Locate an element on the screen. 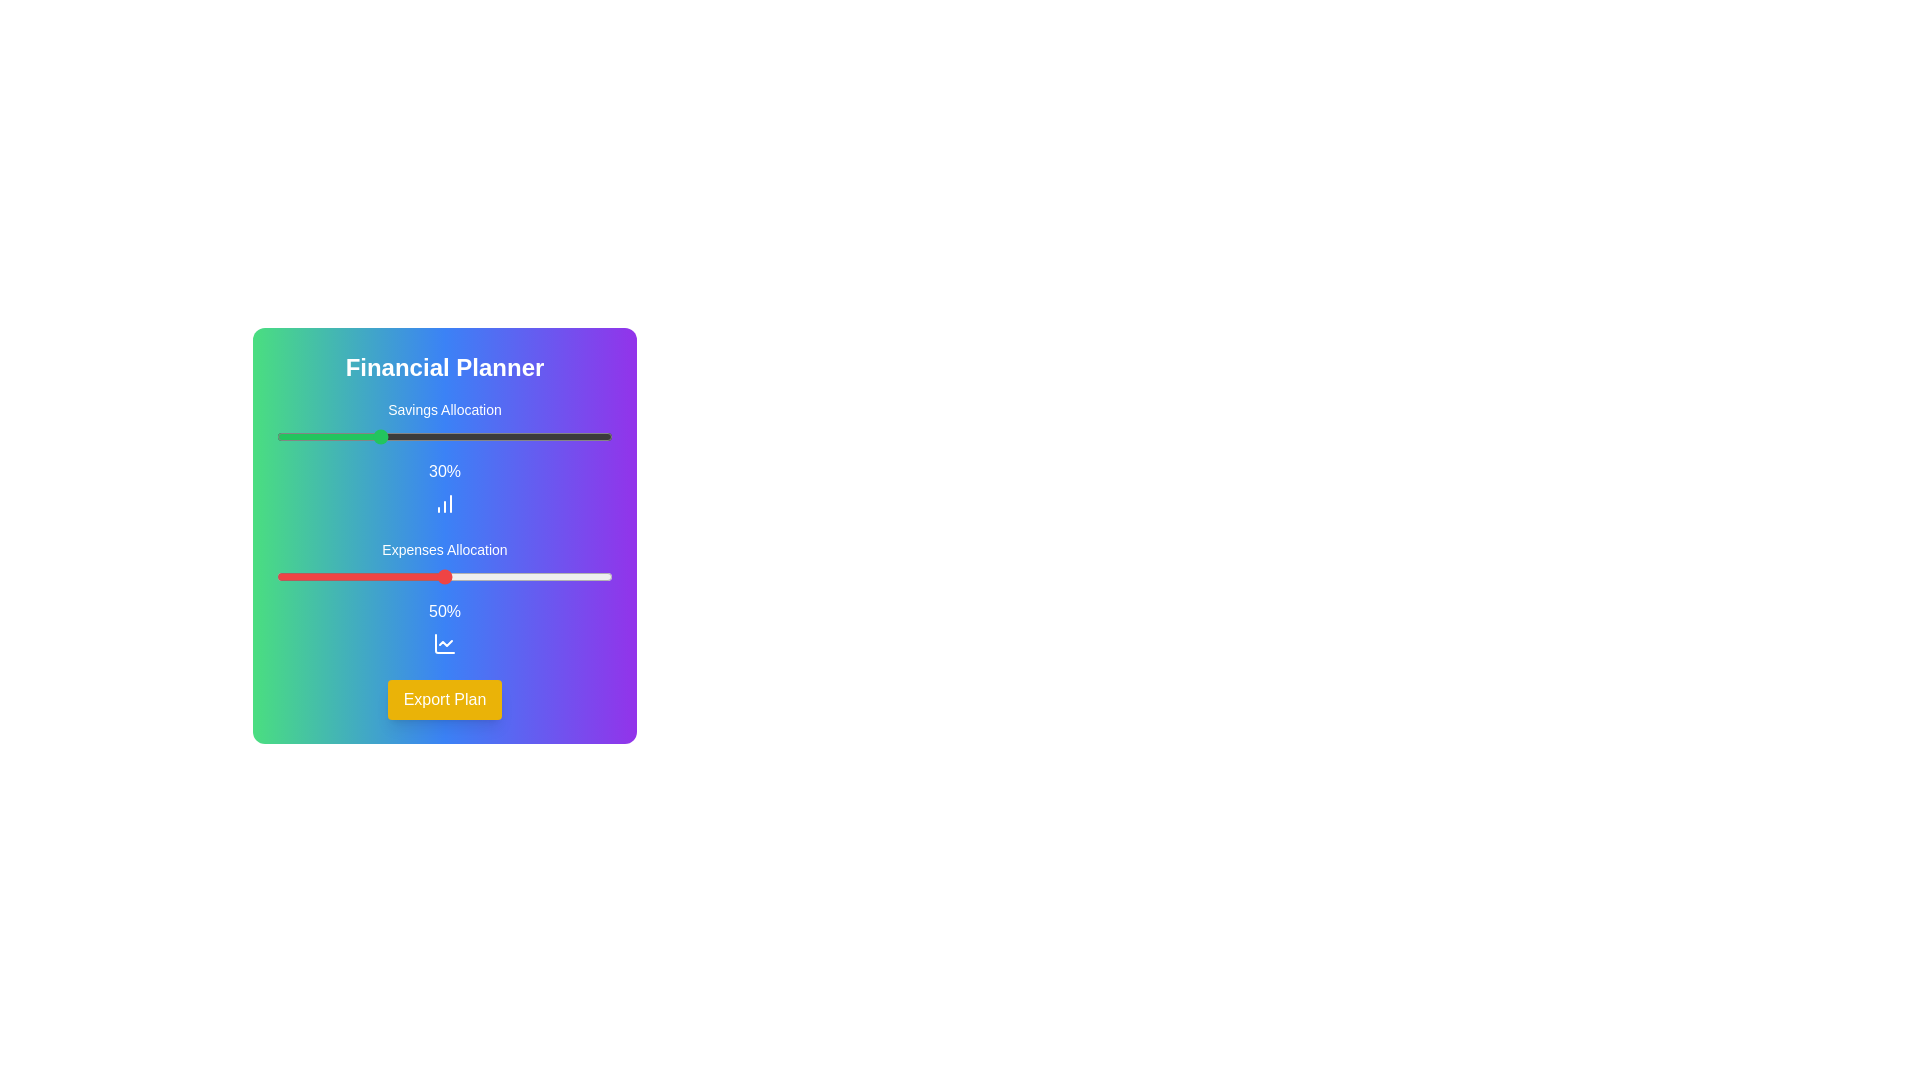 The height and width of the screenshot is (1080, 1920). the expenses allocation slider is located at coordinates (481, 577).